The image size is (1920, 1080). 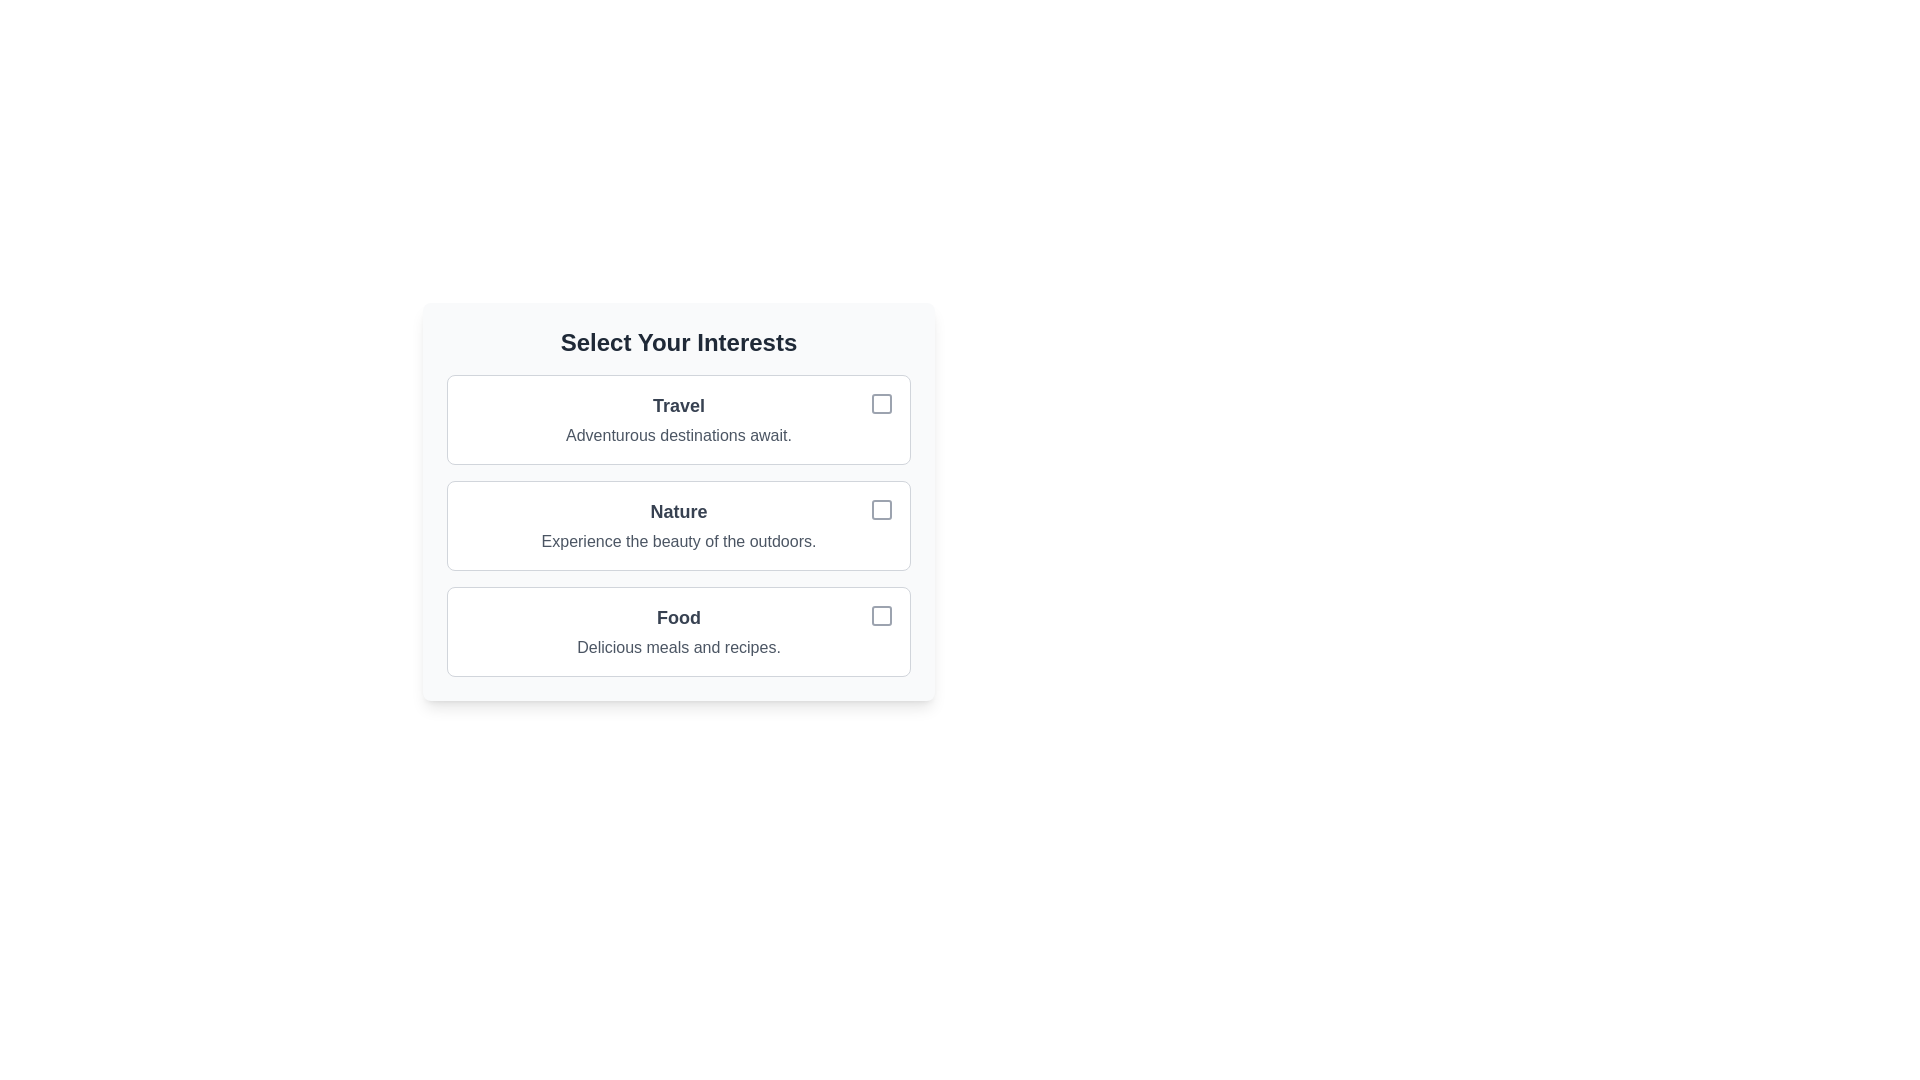 I want to click on the checkbox for the 'Food' option, so click(x=881, y=615).